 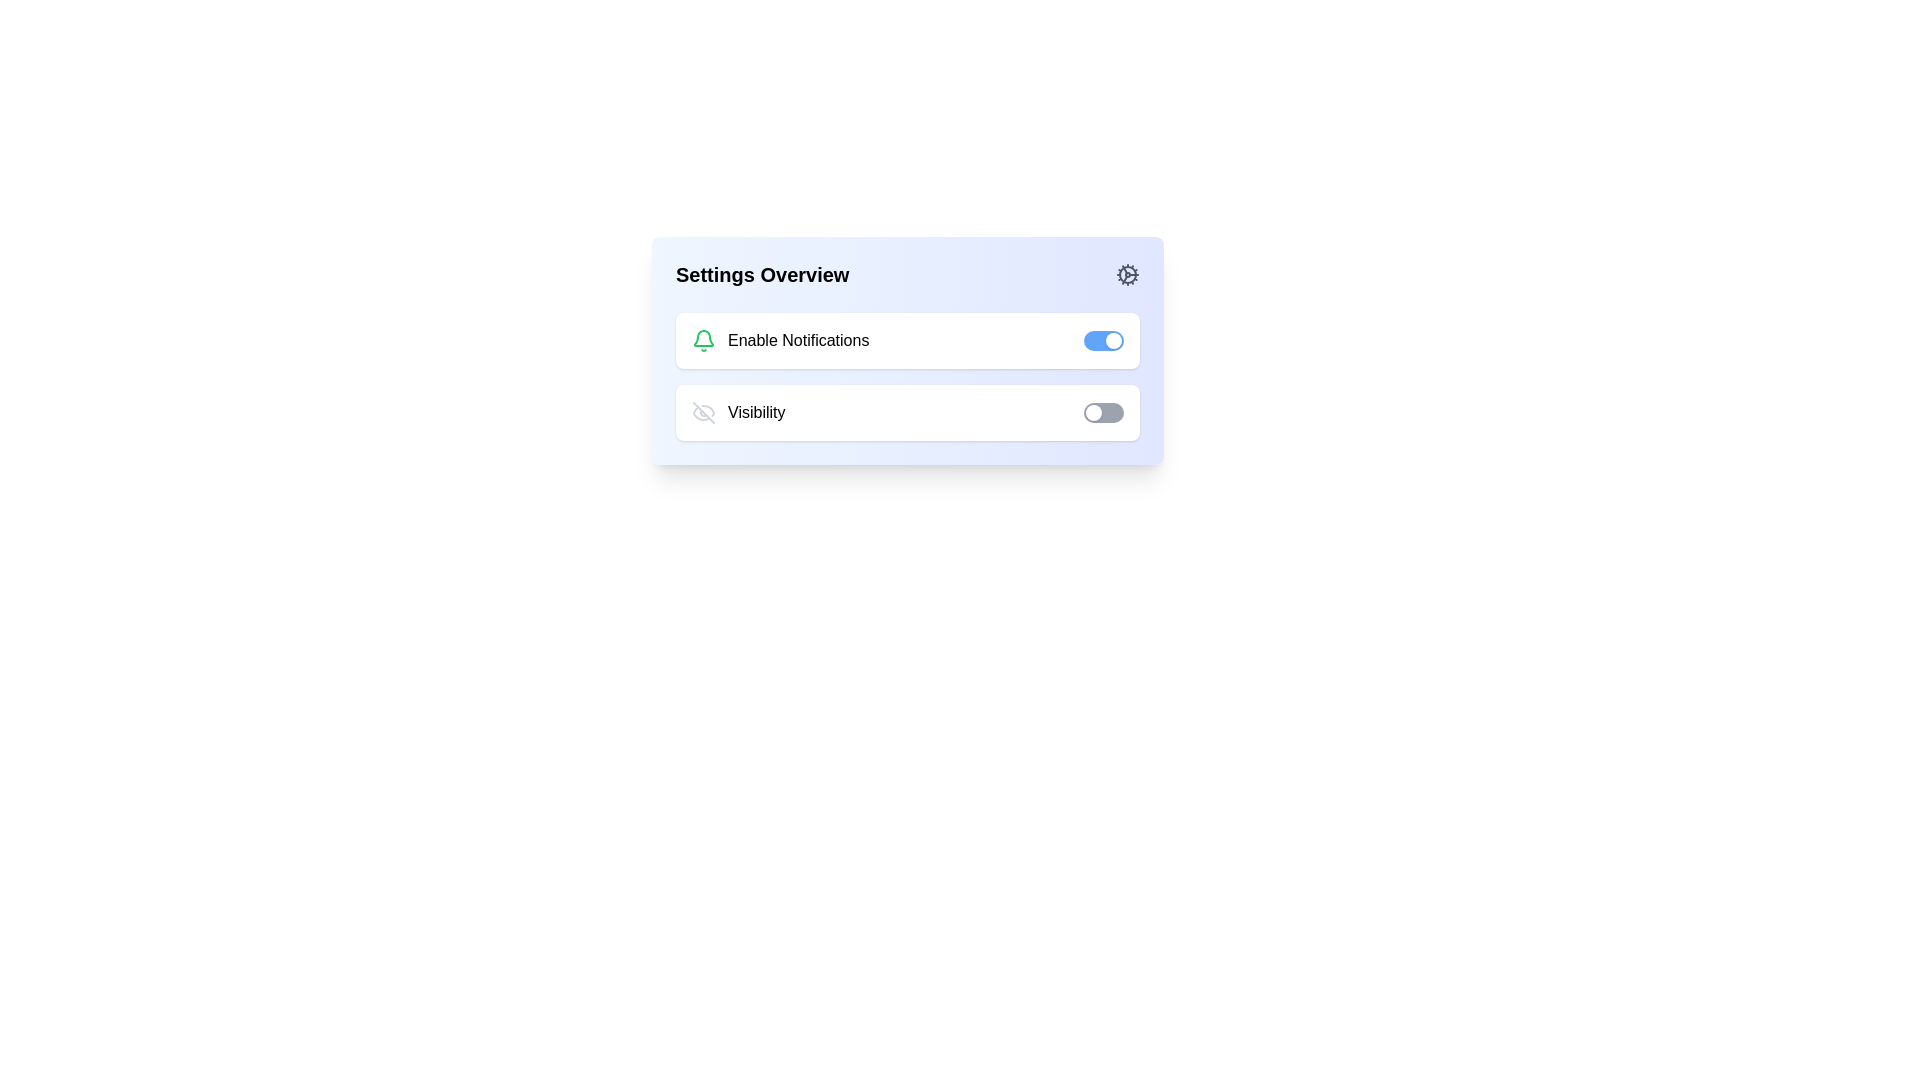 I want to click on the 'Visibility' text label, which is positioned in the settings section, aligned with an eye icon on the left and a toggle switch on the right, so click(x=755, y=411).